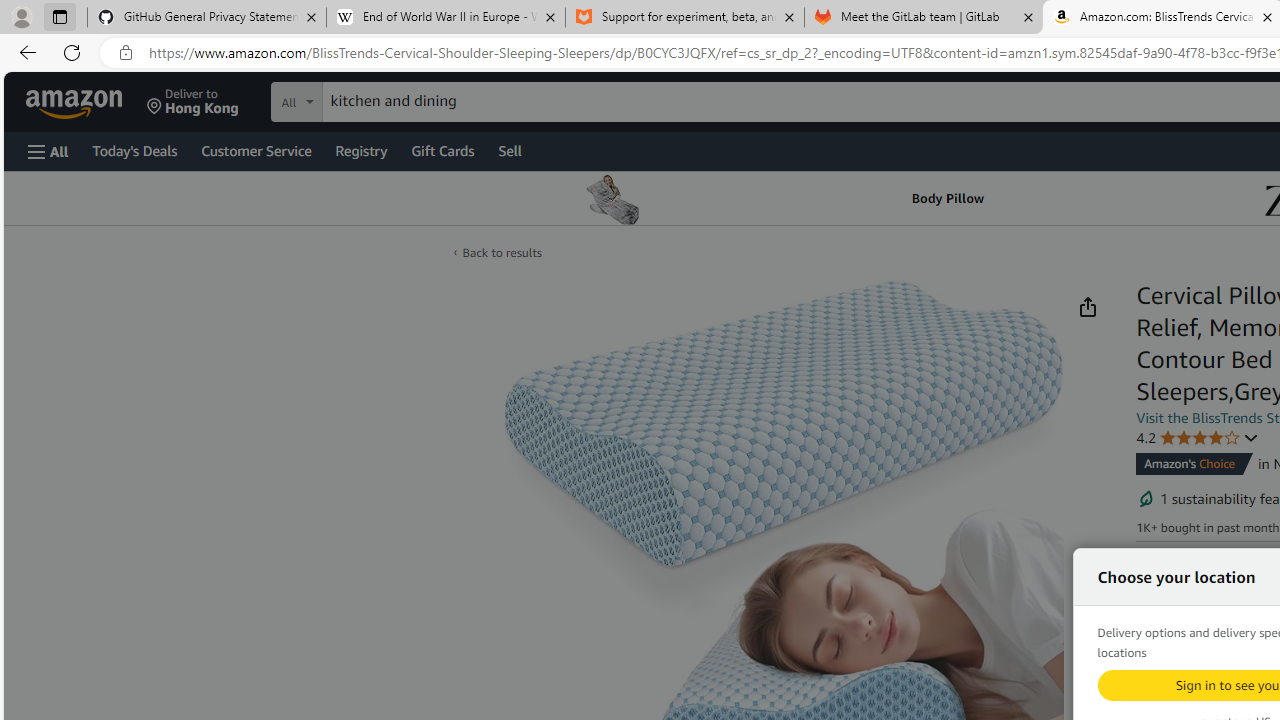 This screenshot has height=720, width=1280. What do you see at coordinates (1146, 497) in the screenshot?
I see `'Sustainability features'` at bounding box center [1146, 497].